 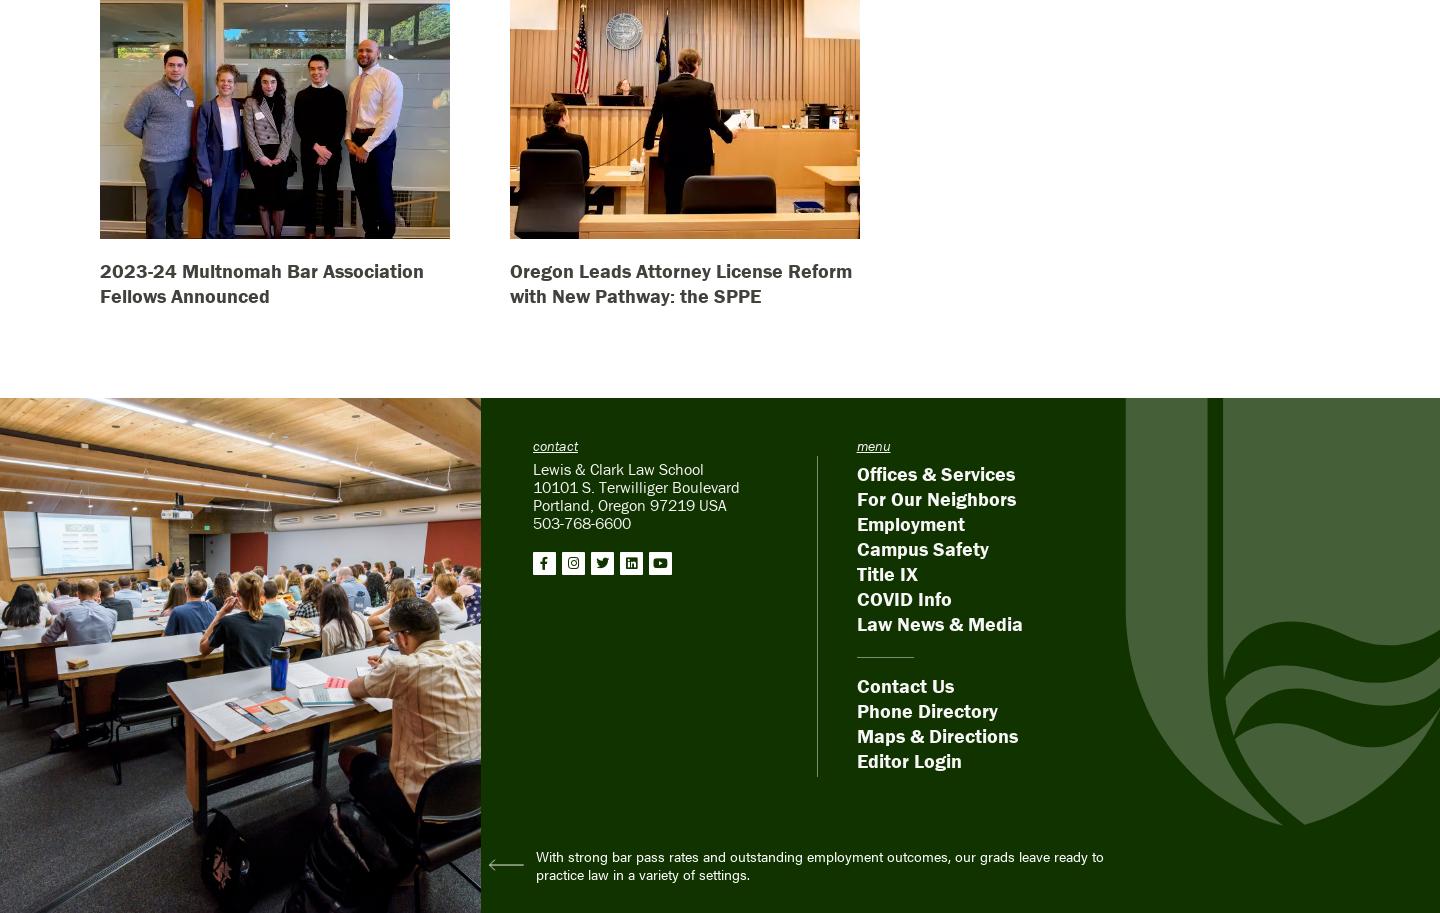 What do you see at coordinates (936, 733) in the screenshot?
I see `'Maps & Directions'` at bounding box center [936, 733].